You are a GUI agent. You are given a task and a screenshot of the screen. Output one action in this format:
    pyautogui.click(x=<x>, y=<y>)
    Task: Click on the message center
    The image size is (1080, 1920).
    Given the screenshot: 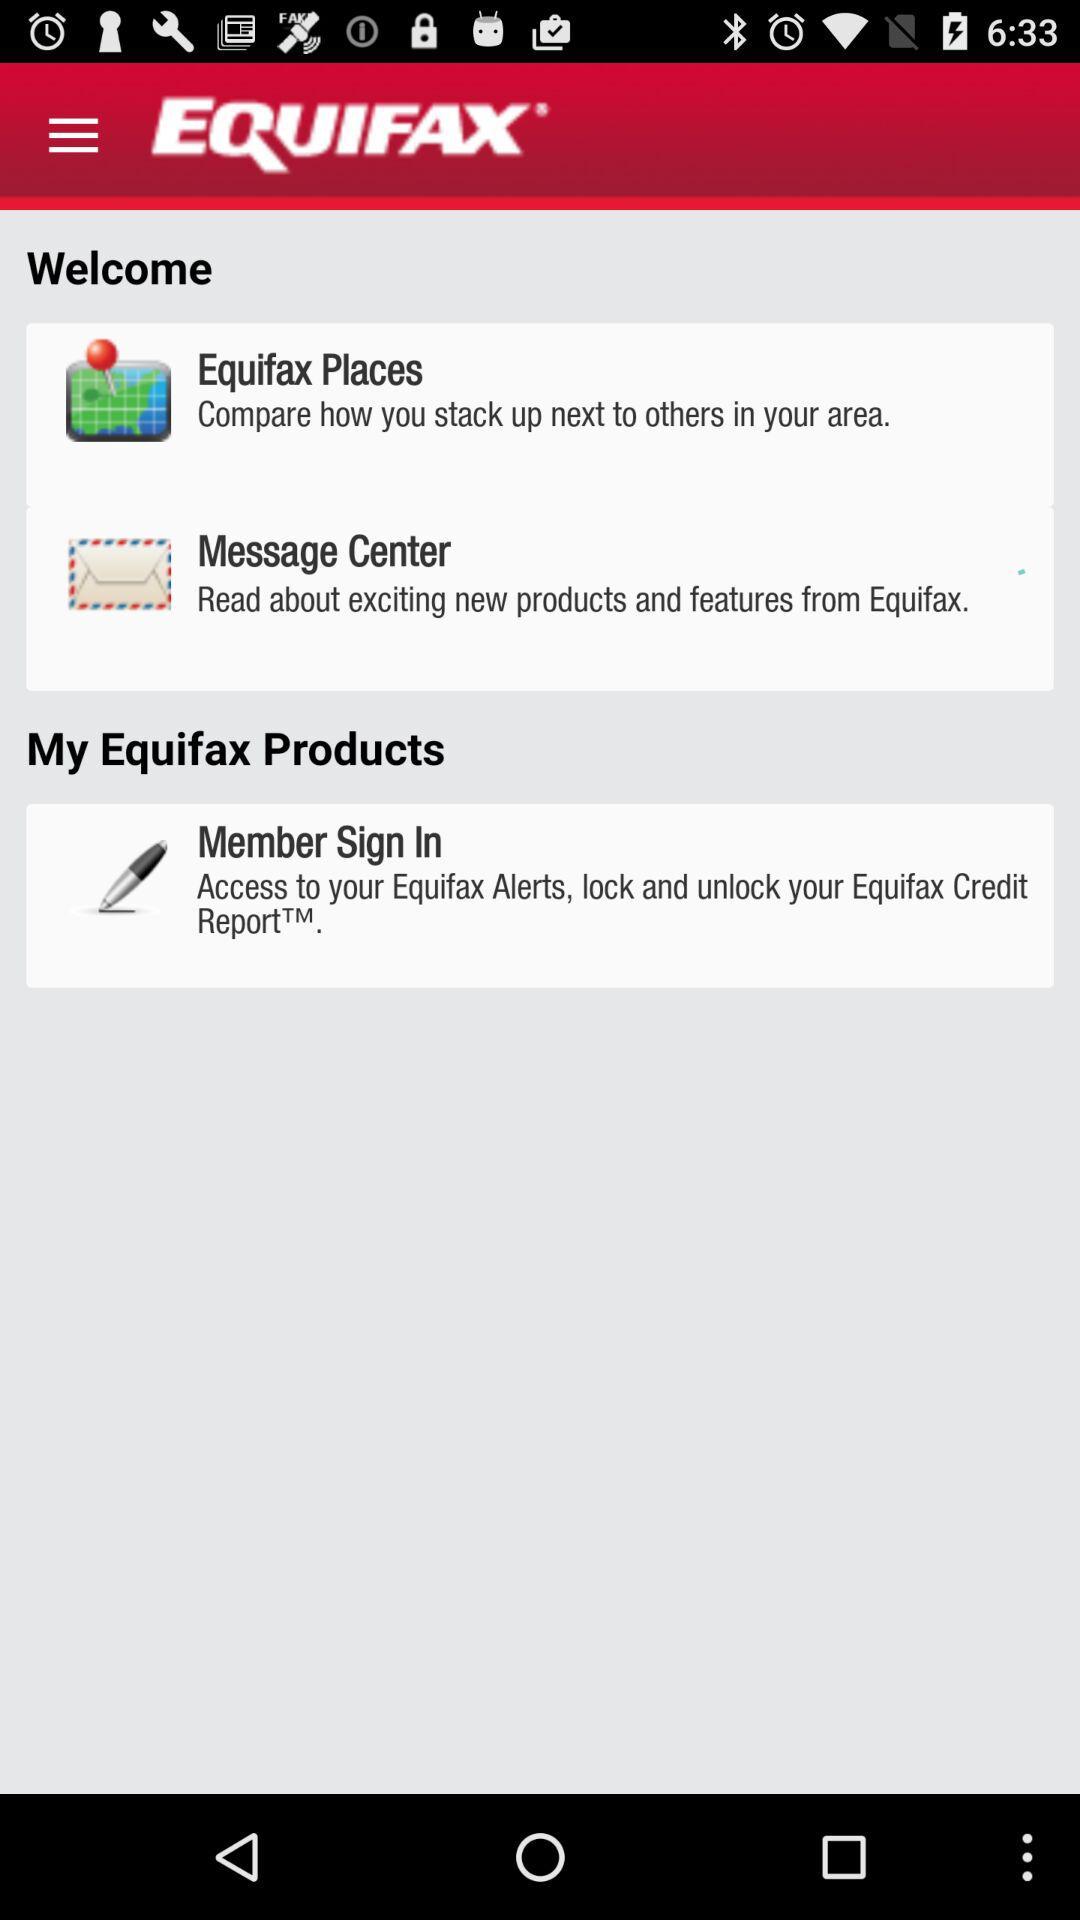 What is the action you would take?
    pyautogui.click(x=540, y=598)
    